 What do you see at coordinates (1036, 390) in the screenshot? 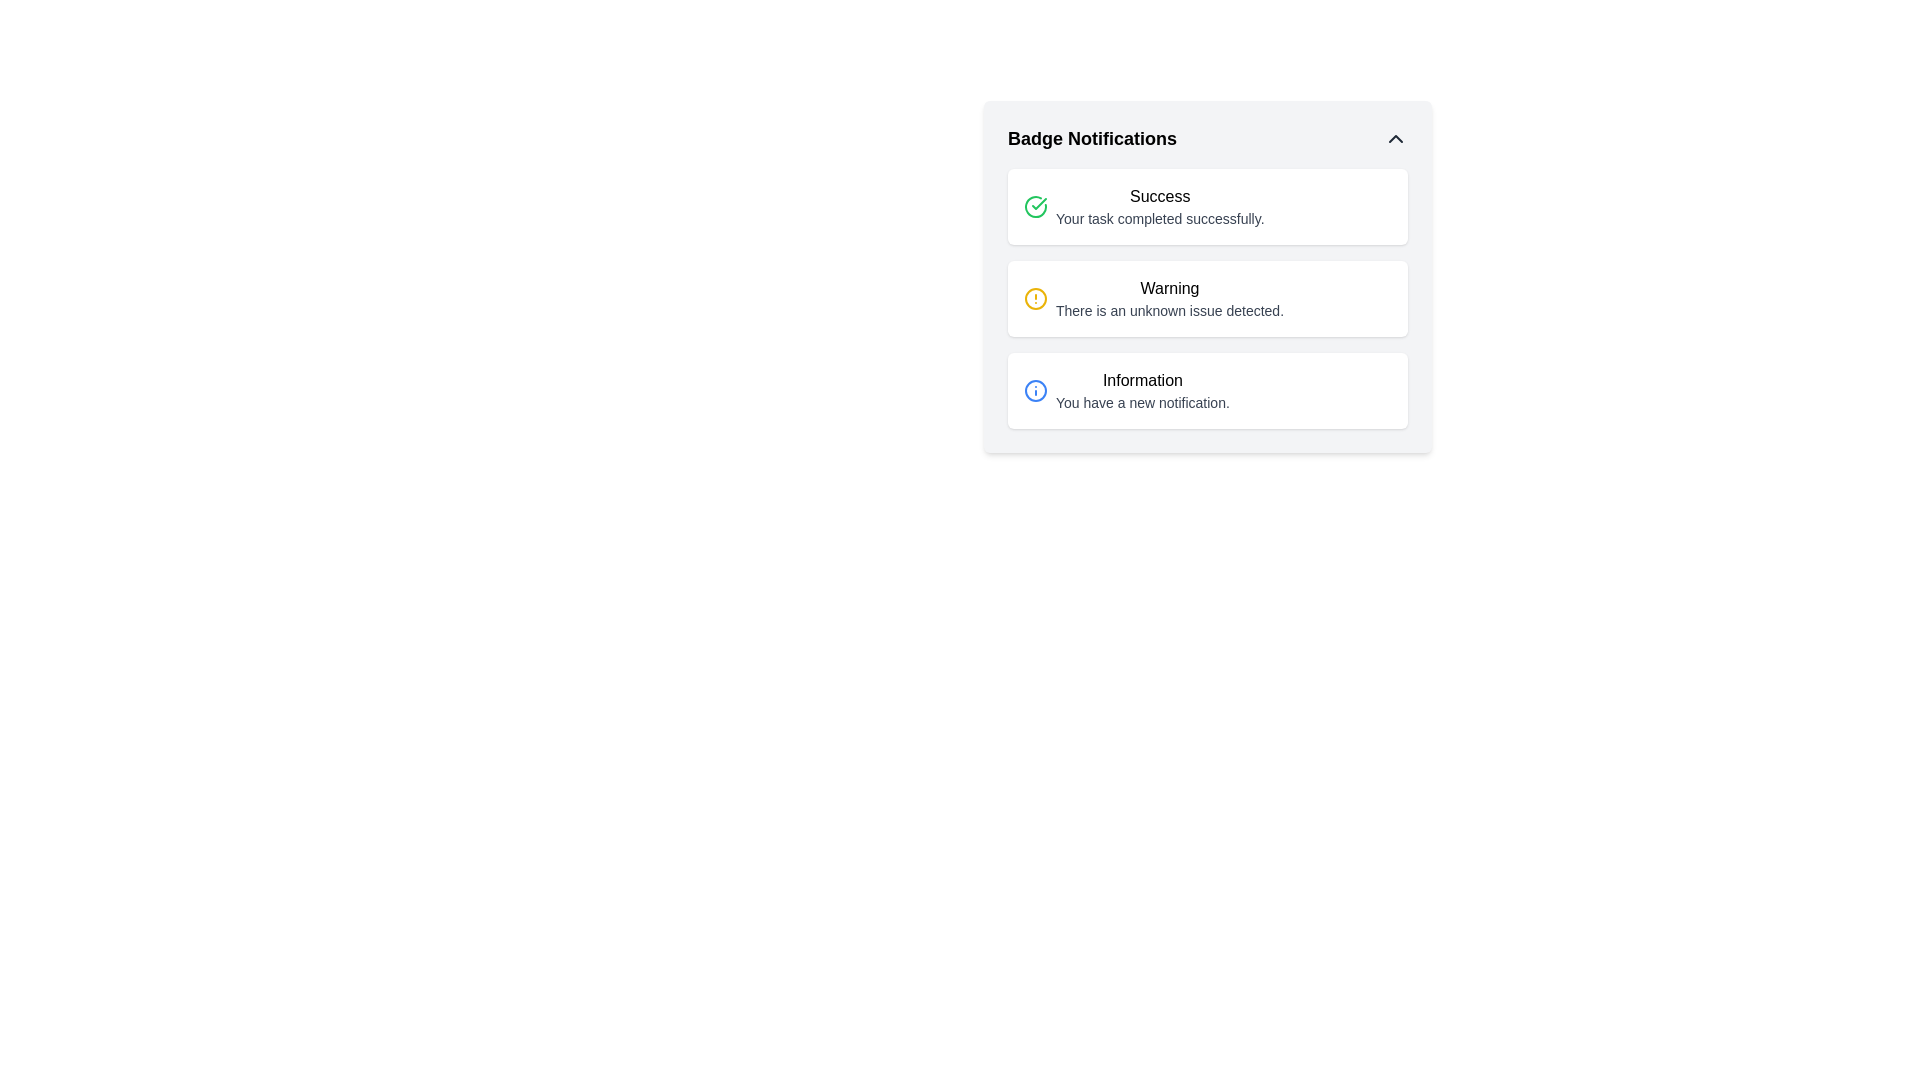
I see `the small circular blue information icon located at the beginning of the 'Information' notification item in the 'Badge Notifications' list` at bounding box center [1036, 390].